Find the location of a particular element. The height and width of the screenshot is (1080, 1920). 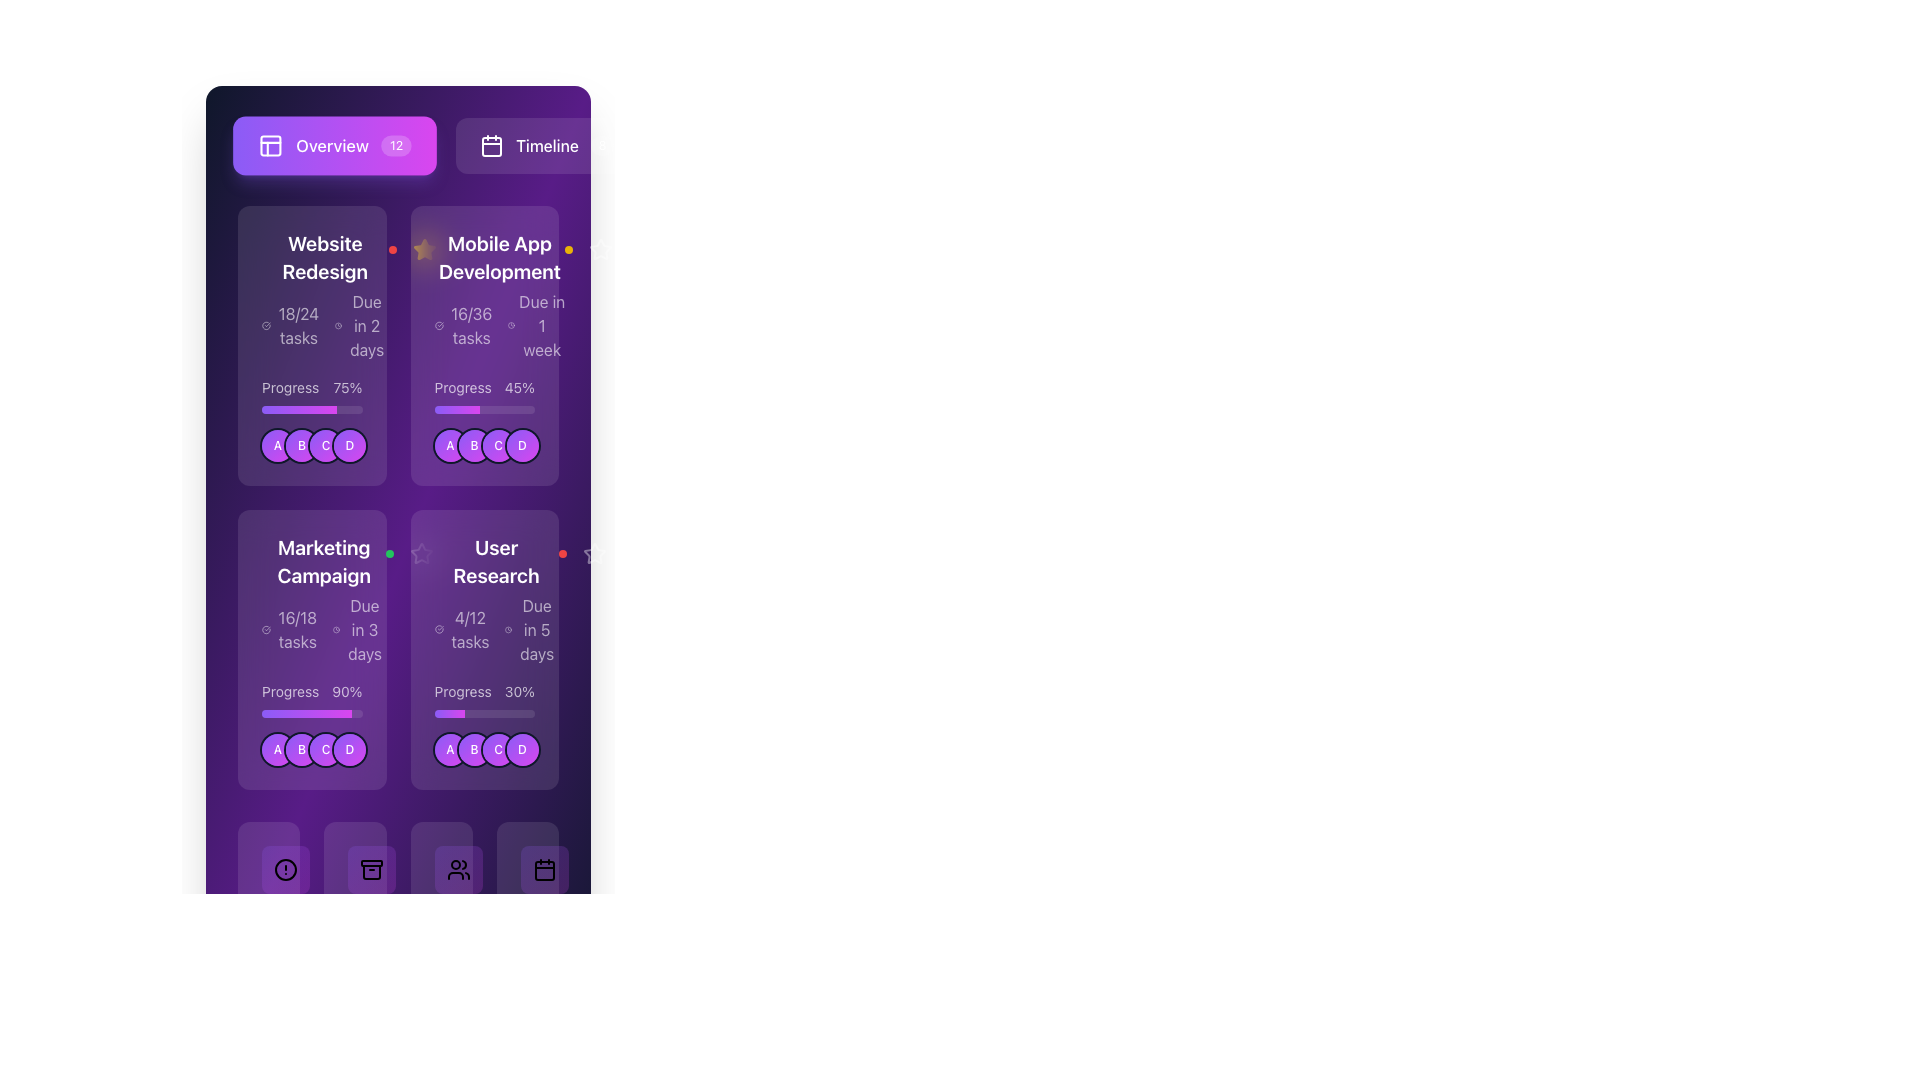

the grouped avatar icons, which are a horizontally arranged set of four circular avatars with gradient backgrounds and letters ('A', 'B', 'C', 'D') in the 'Marketing Campaign' section at the bottom of the card is located at coordinates (312, 749).